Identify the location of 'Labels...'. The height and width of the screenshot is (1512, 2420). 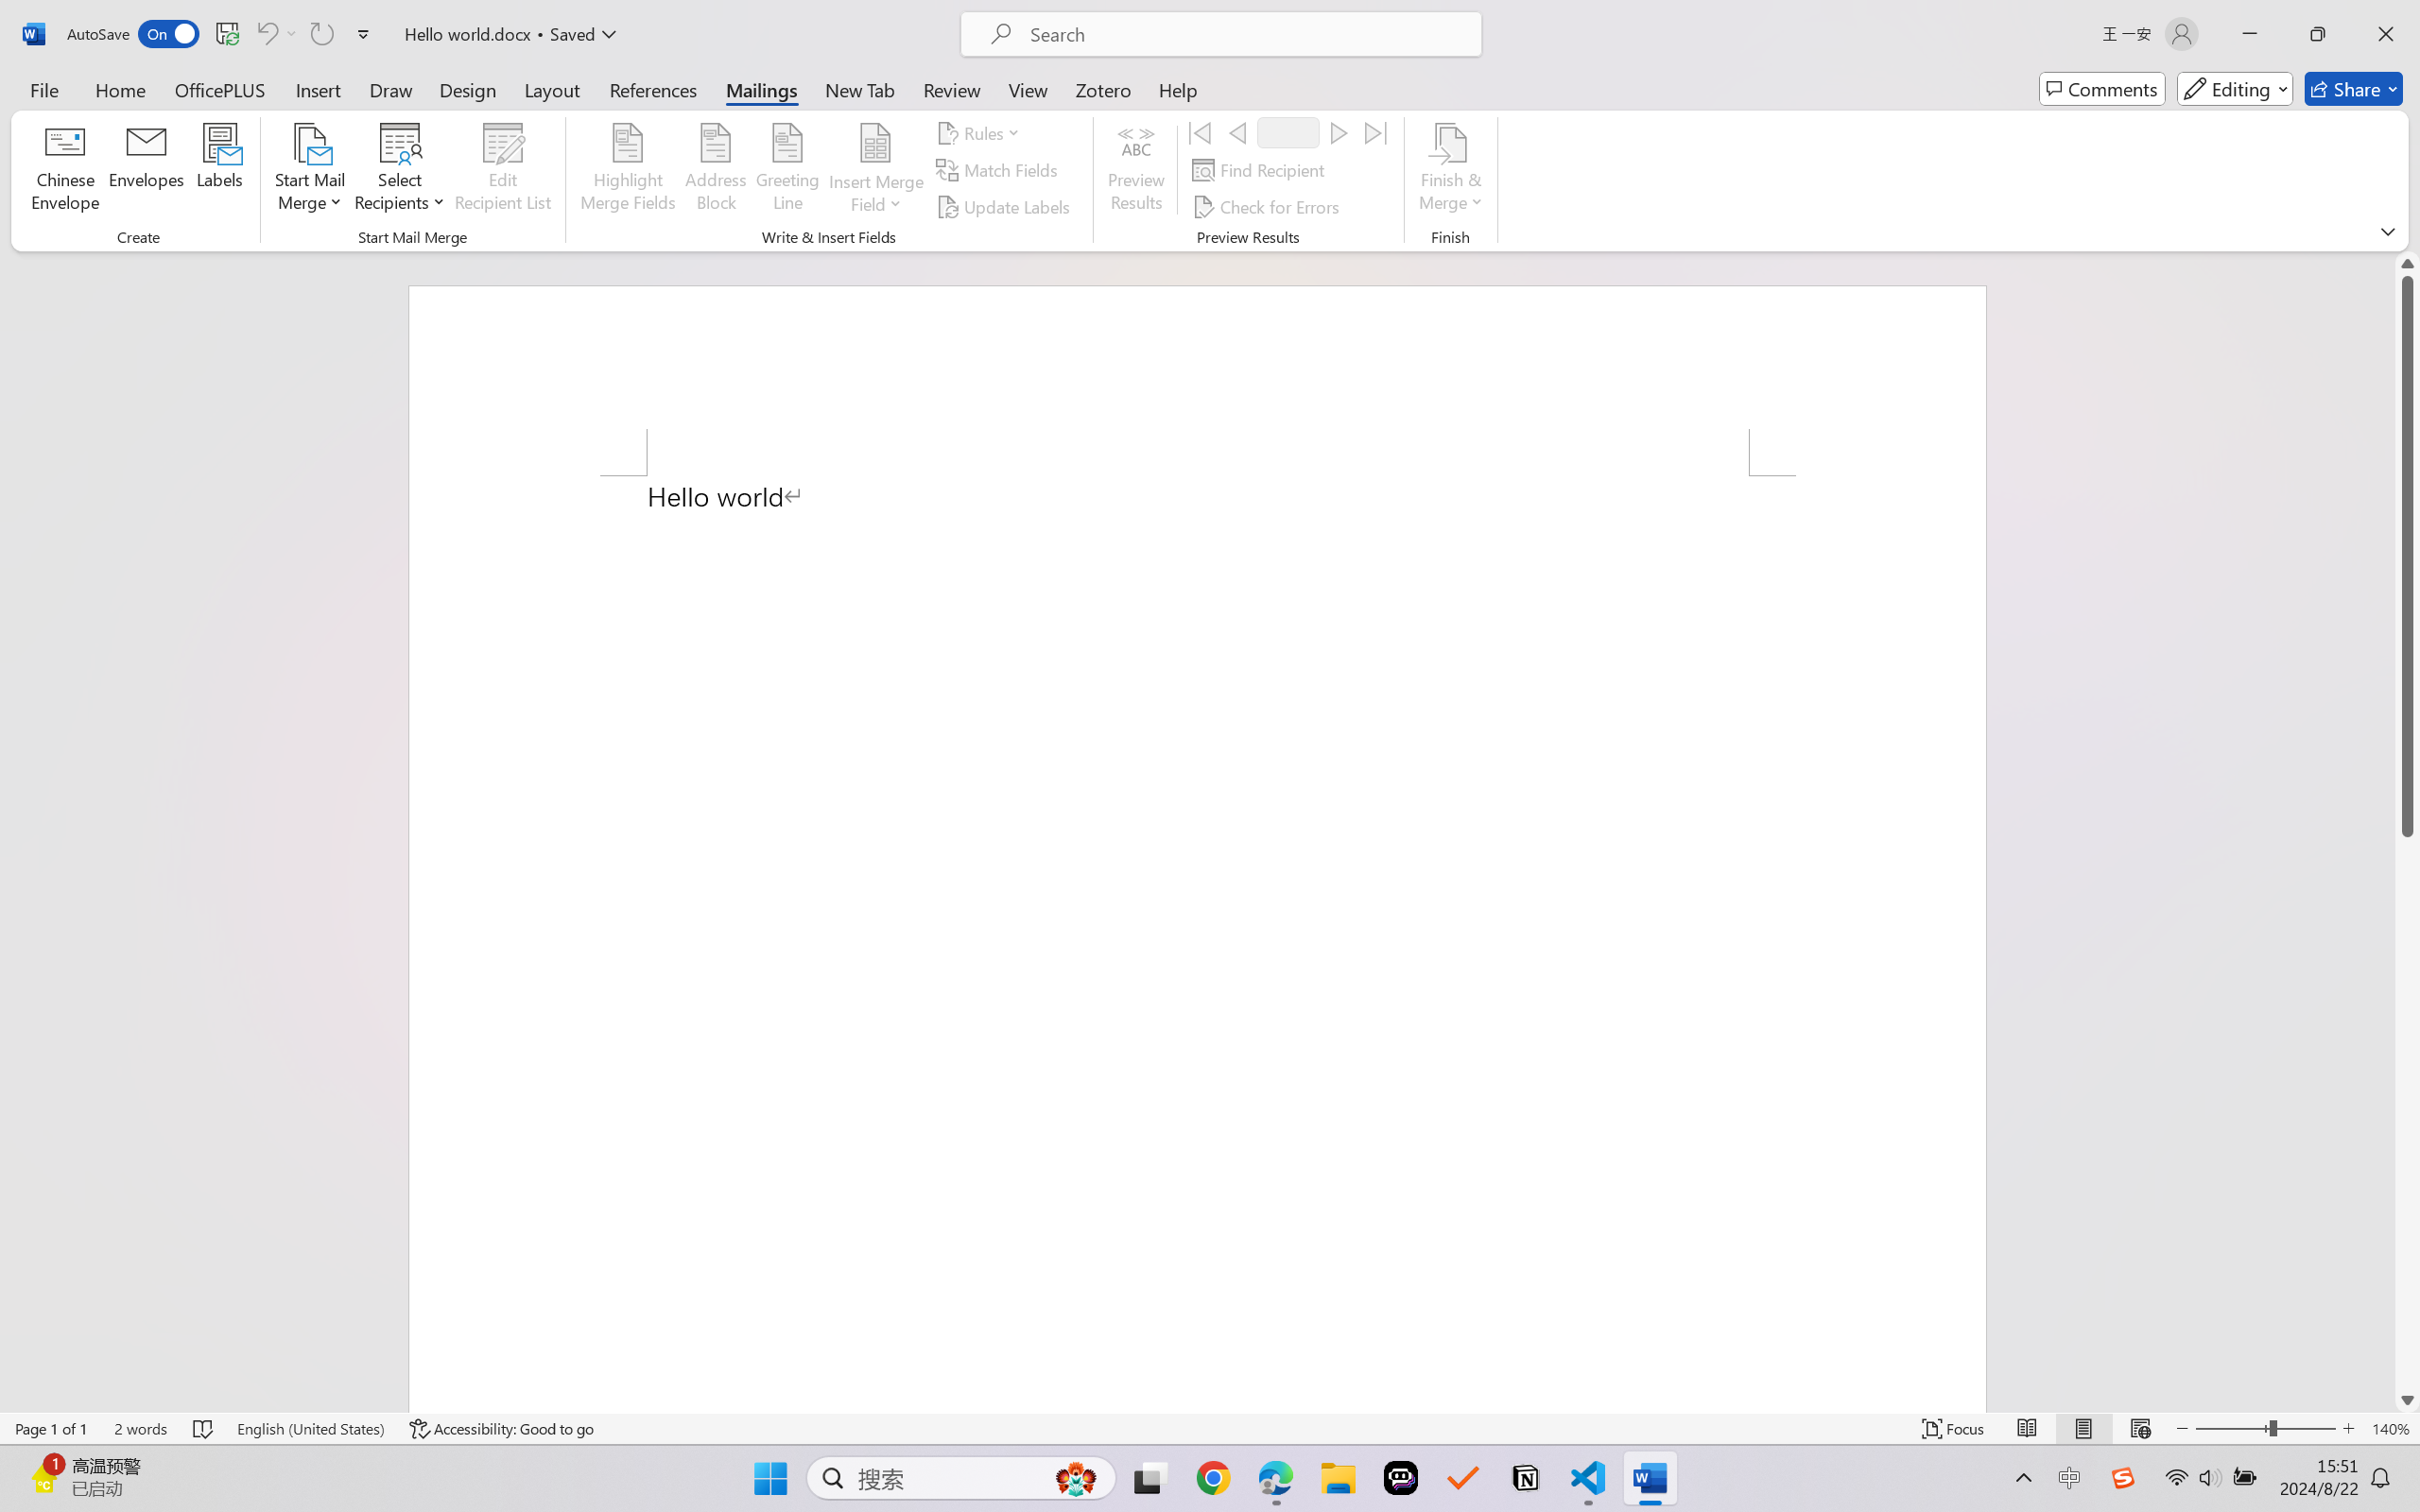
(218, 170).